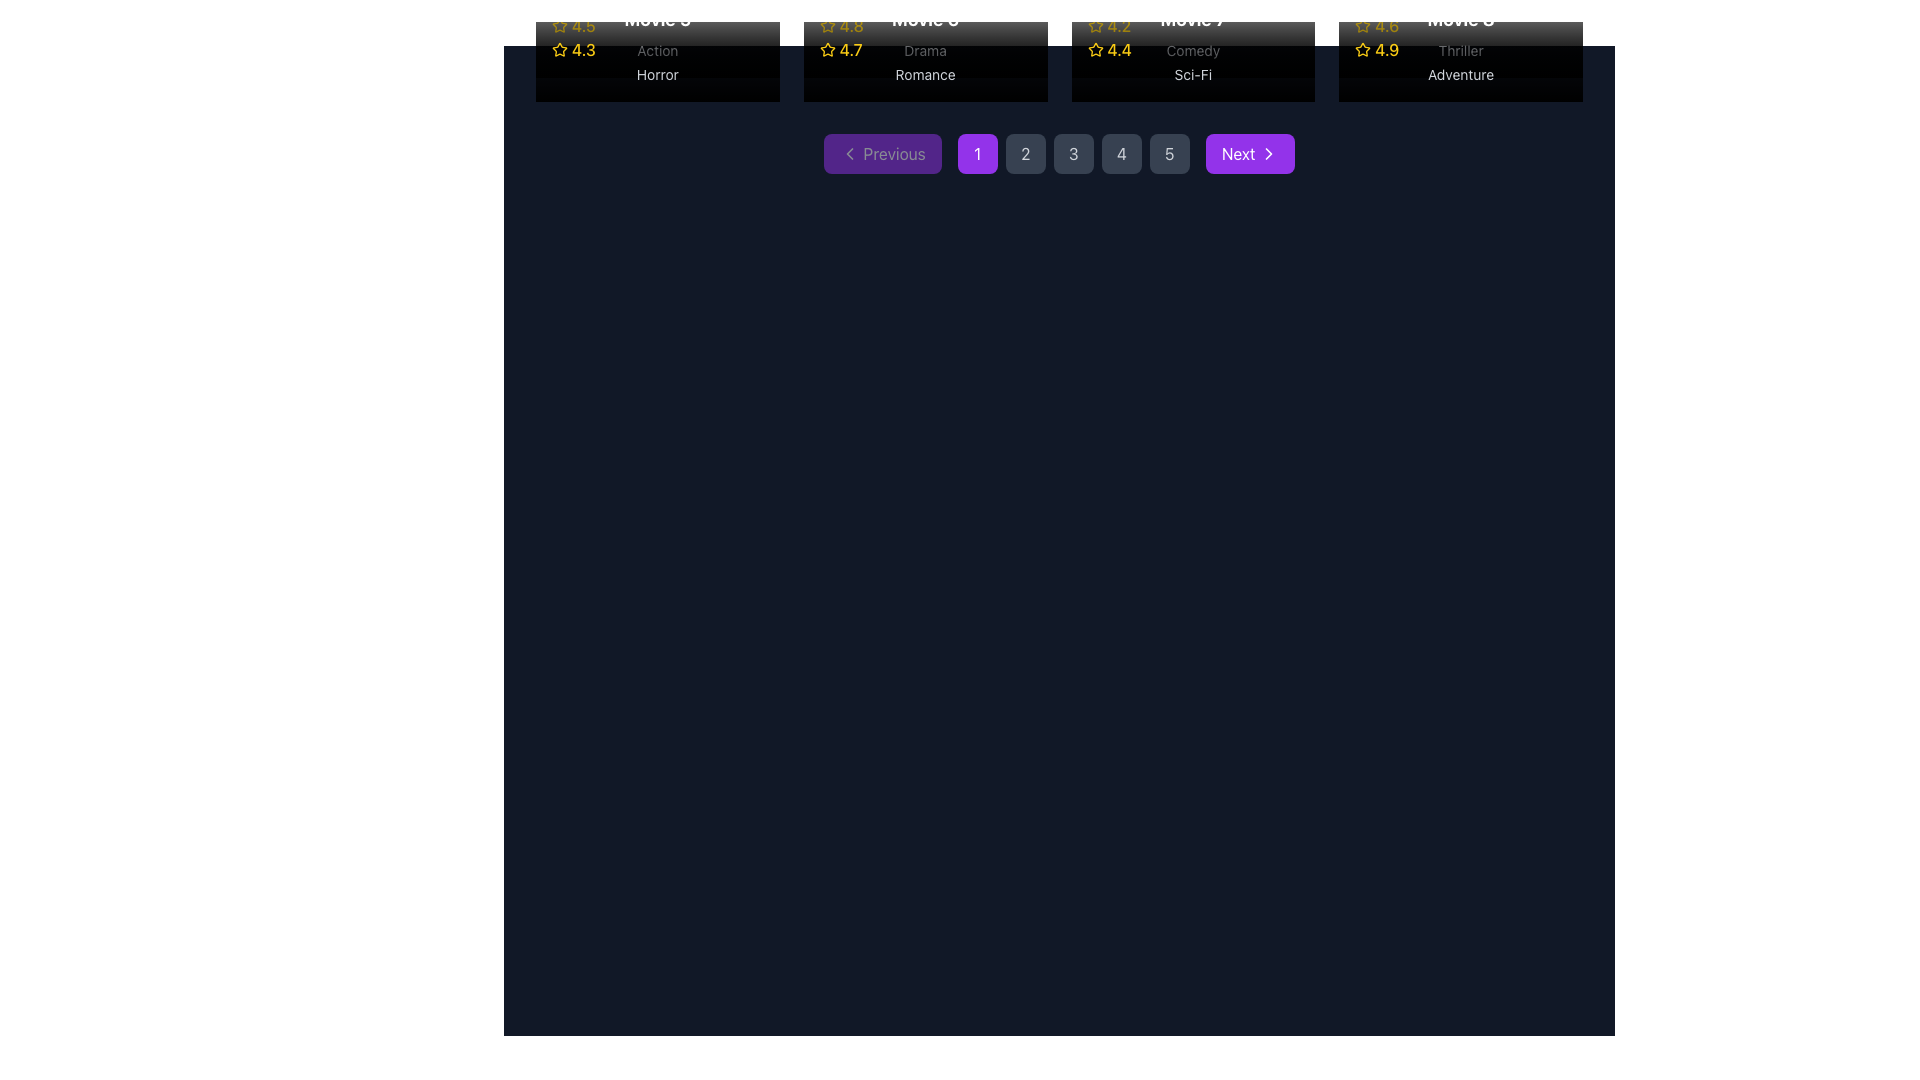  Describe the element at coordinates (560, 25) in the screenshot. I see `the yellow star icon indicating a rating value, located immediately left of the text '4.3' in the top-left movie entry` at that location.